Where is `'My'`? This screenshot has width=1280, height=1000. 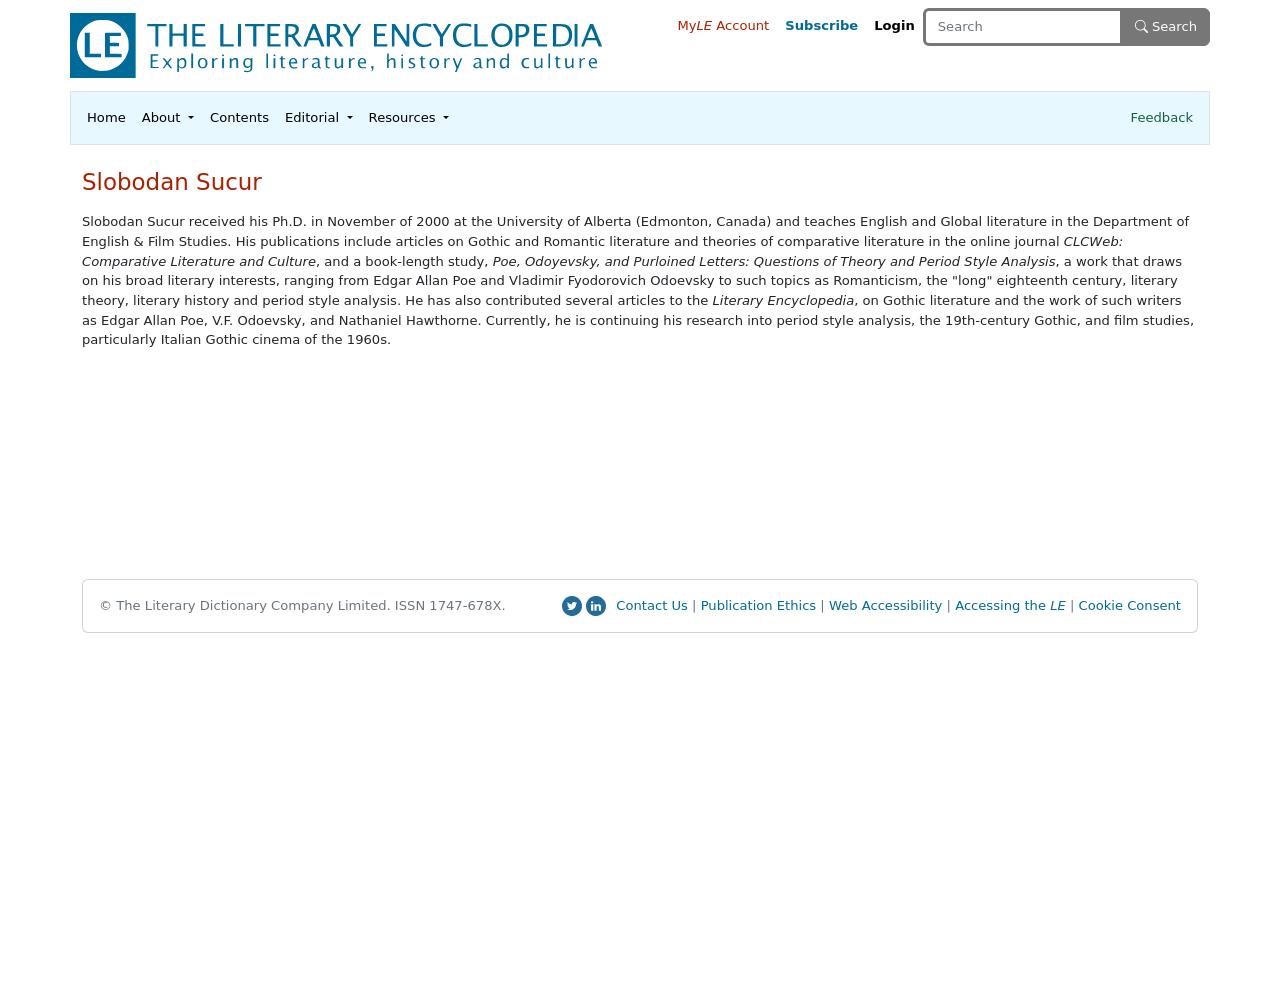
'My' is located at coordinates (686, 25).